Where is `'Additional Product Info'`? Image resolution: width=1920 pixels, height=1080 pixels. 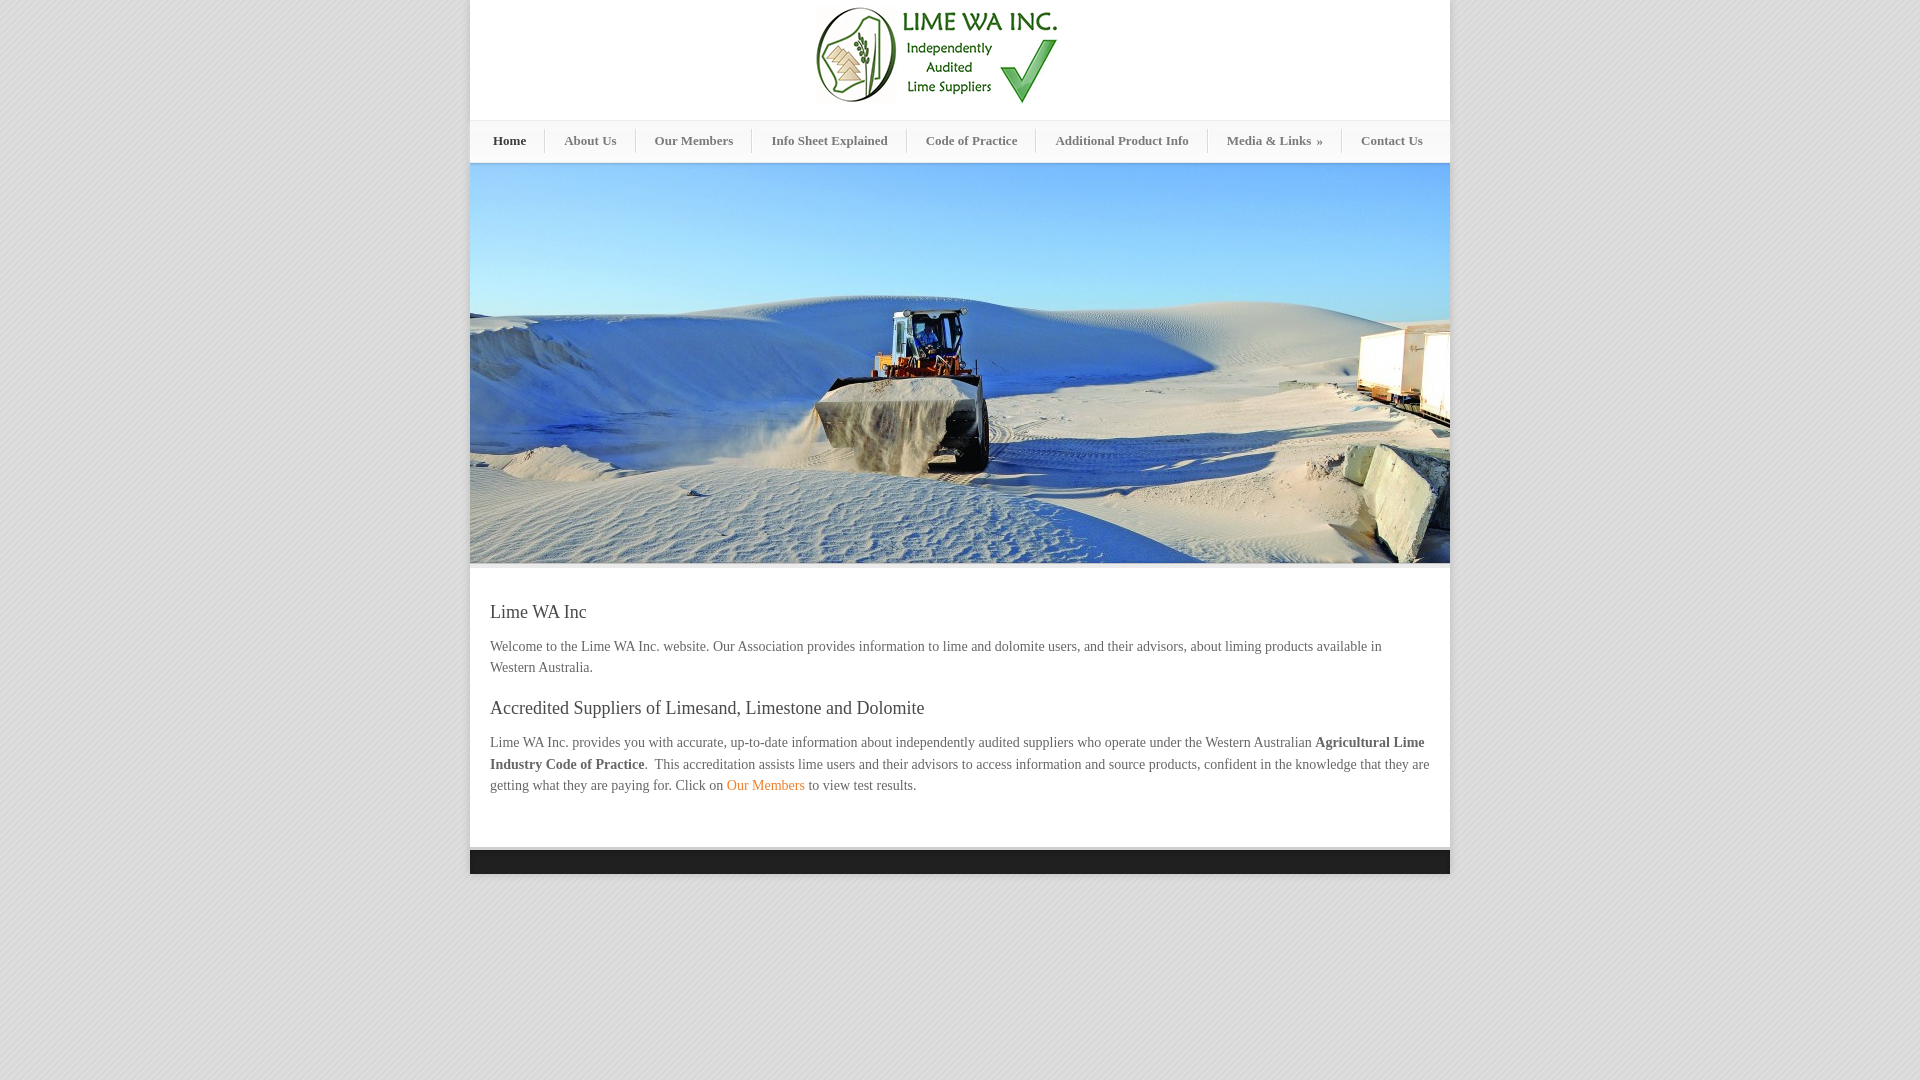
'Additional Product Info' is located at coordinates (1121, 140).